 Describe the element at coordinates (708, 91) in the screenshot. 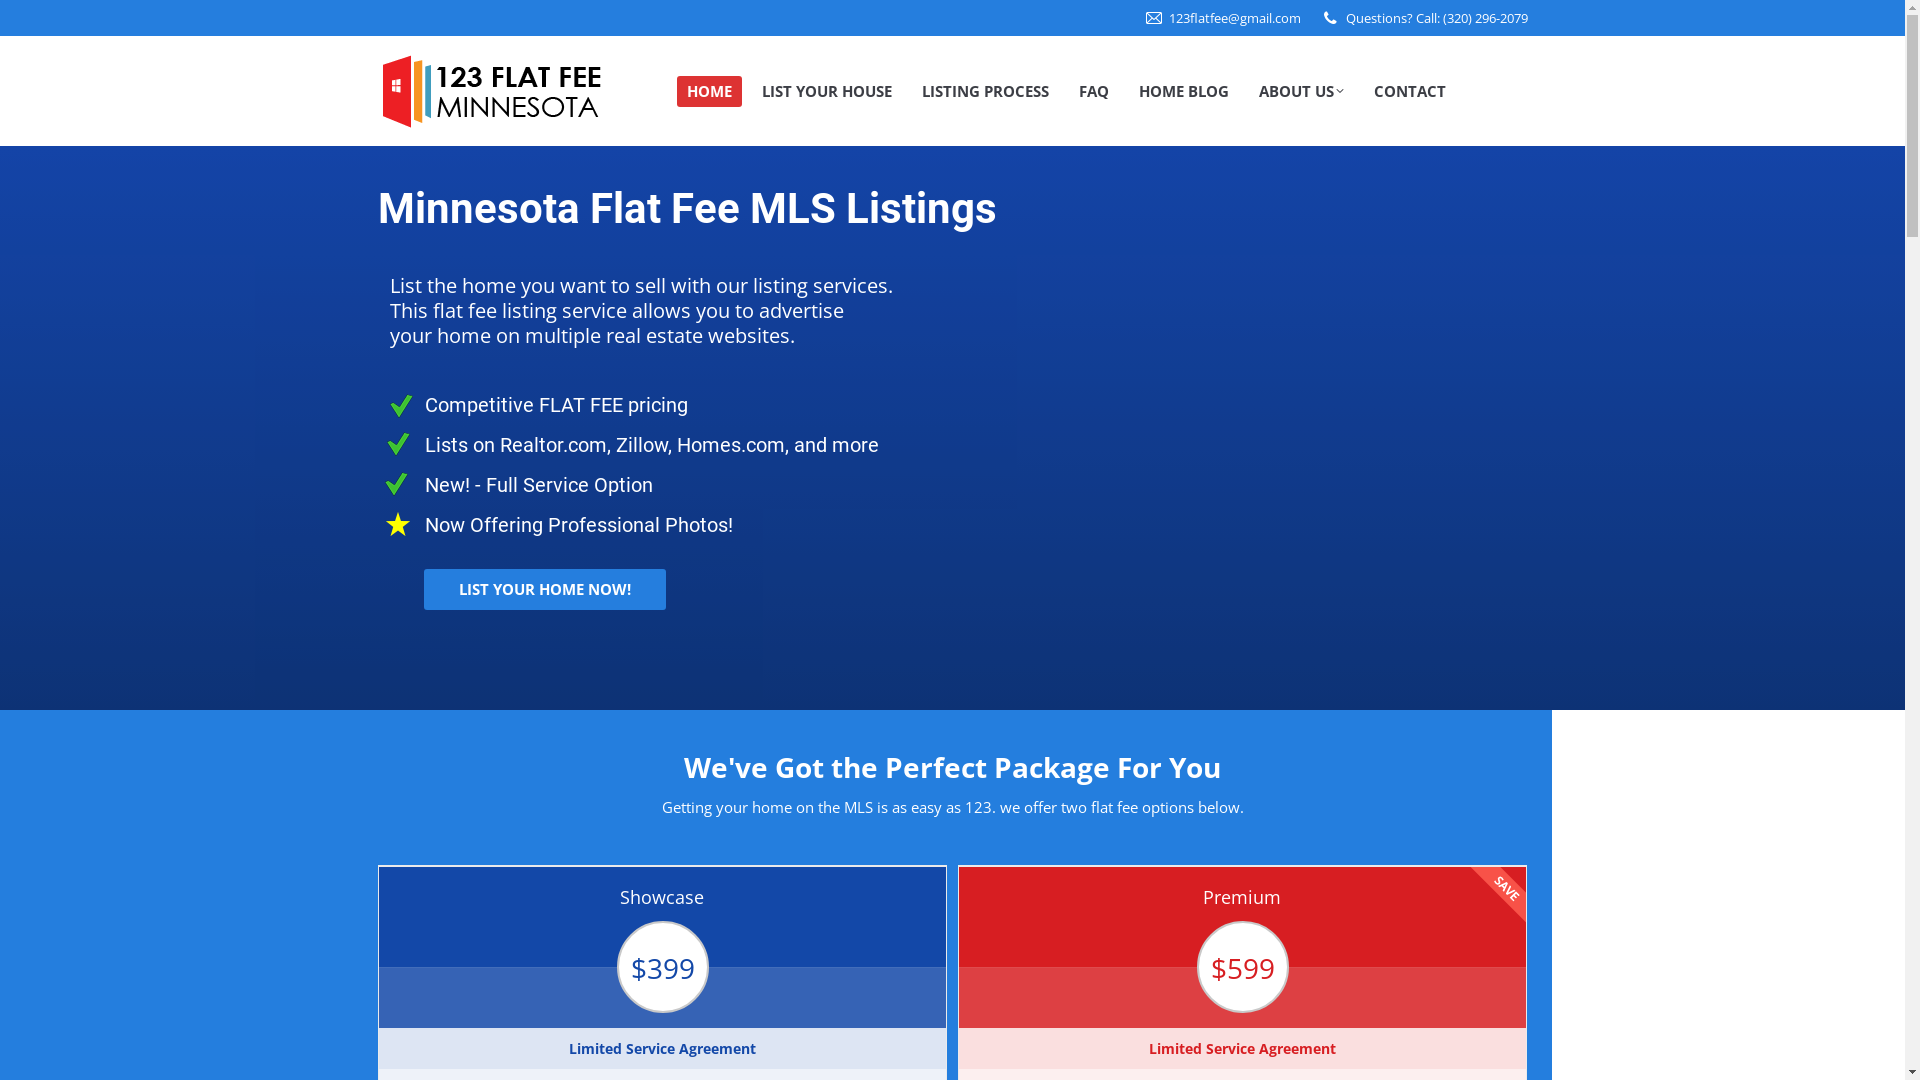

I see `'HOME'` at that location.